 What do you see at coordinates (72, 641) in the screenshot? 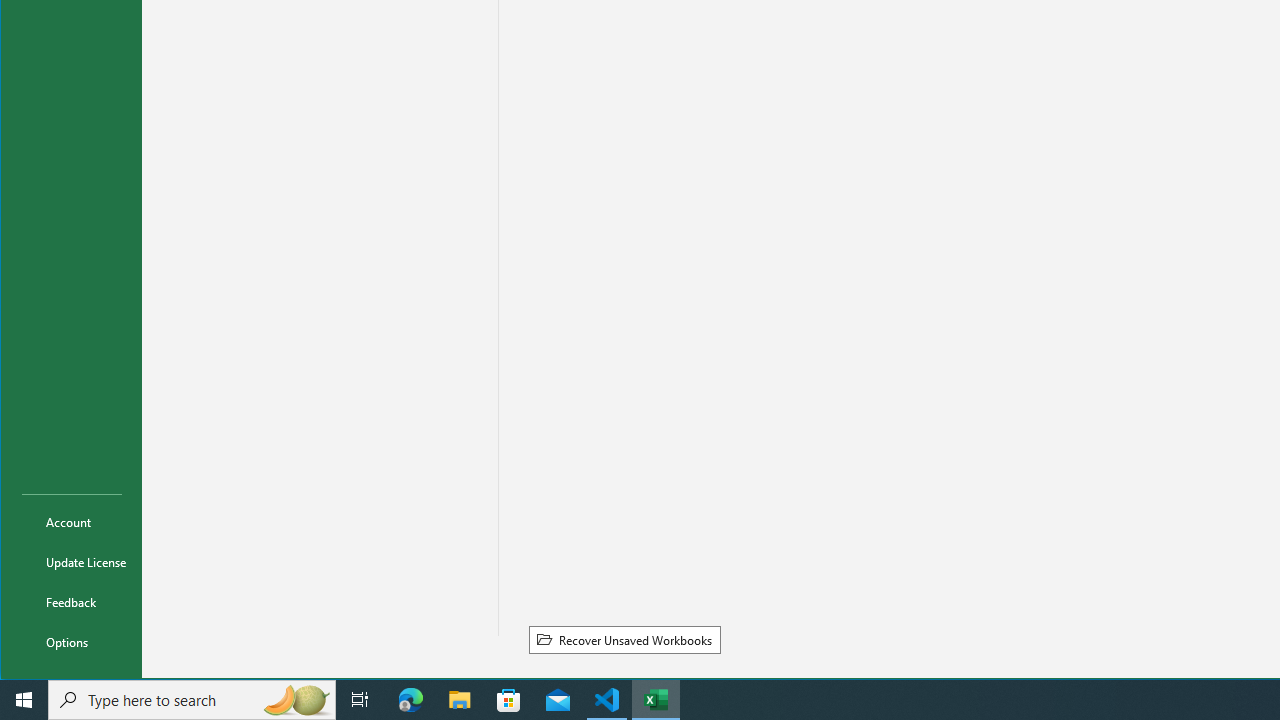
I see `'Options'` at bounding box center [72, 641].